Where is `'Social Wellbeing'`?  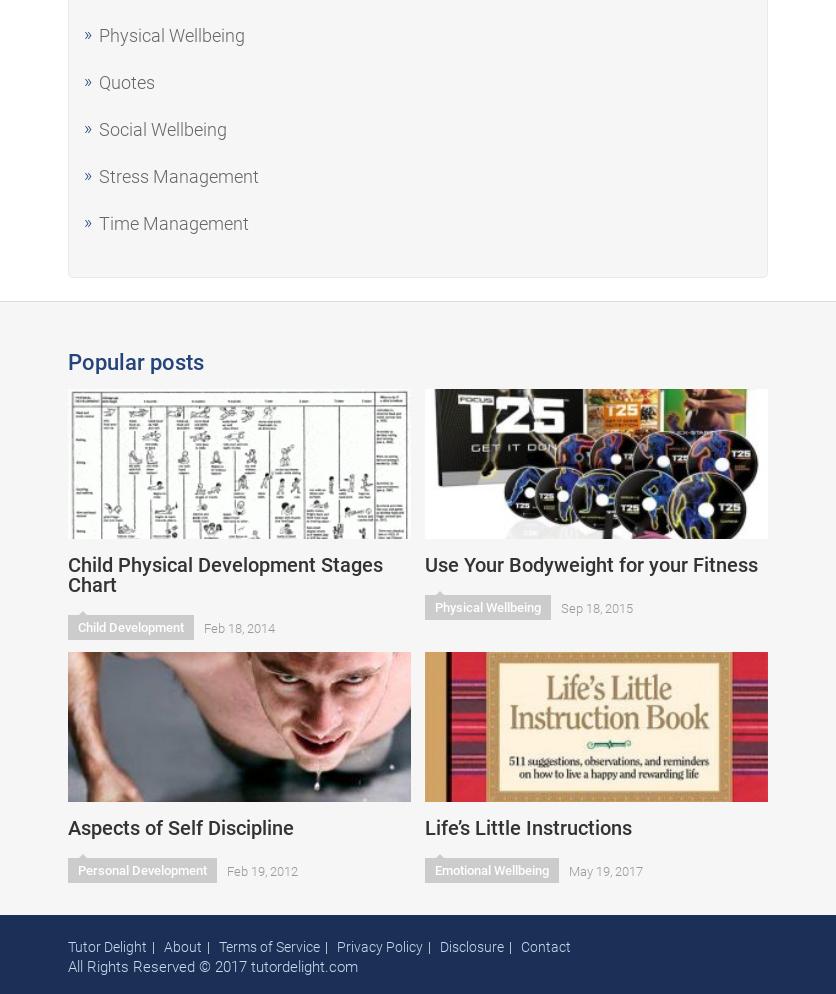
'Social Wellbeing' is located at coordinates (98, 128).